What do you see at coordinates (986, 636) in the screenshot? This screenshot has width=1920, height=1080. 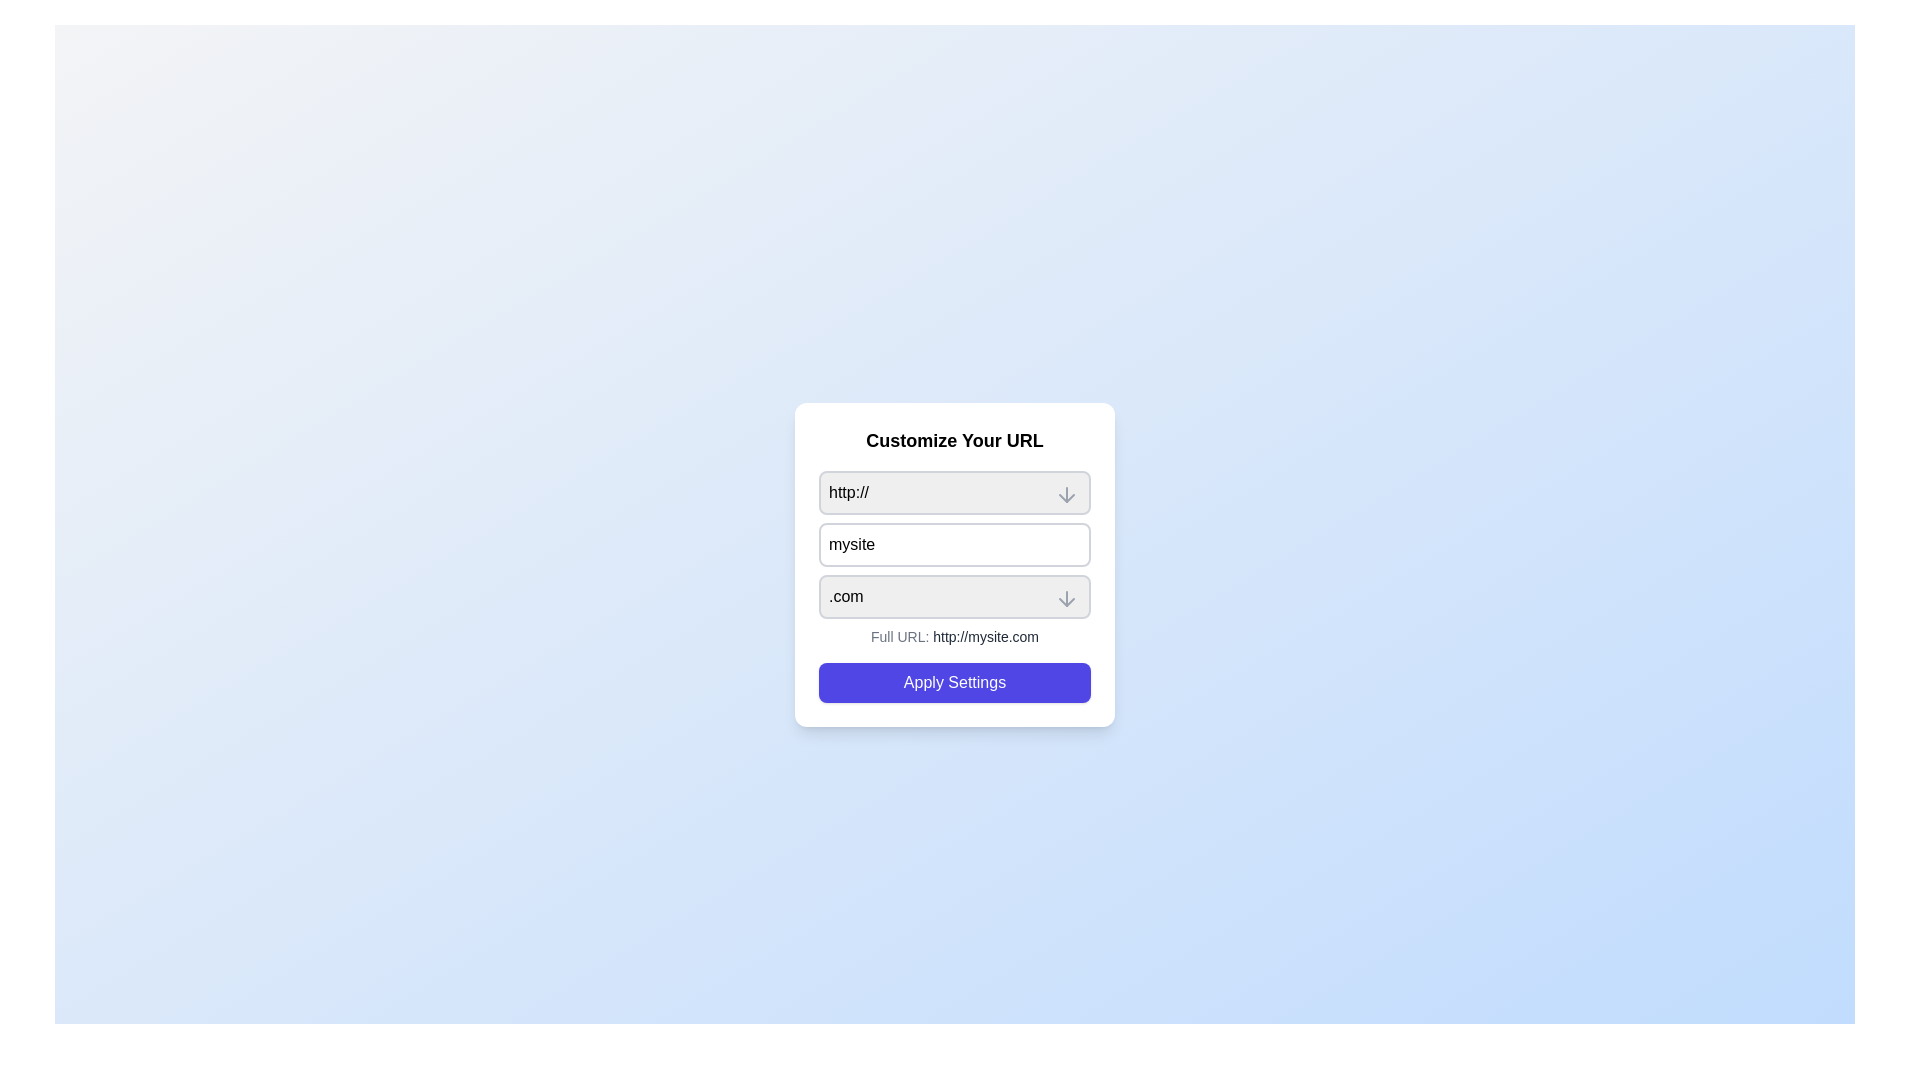 I see `the display-only text label that shows the full URL created based on user inputs, located in the 'Customize Your URL' modal, directly under 'Full URL:' and above the 'Apply Settings' button` at bounding box center [986, 636].